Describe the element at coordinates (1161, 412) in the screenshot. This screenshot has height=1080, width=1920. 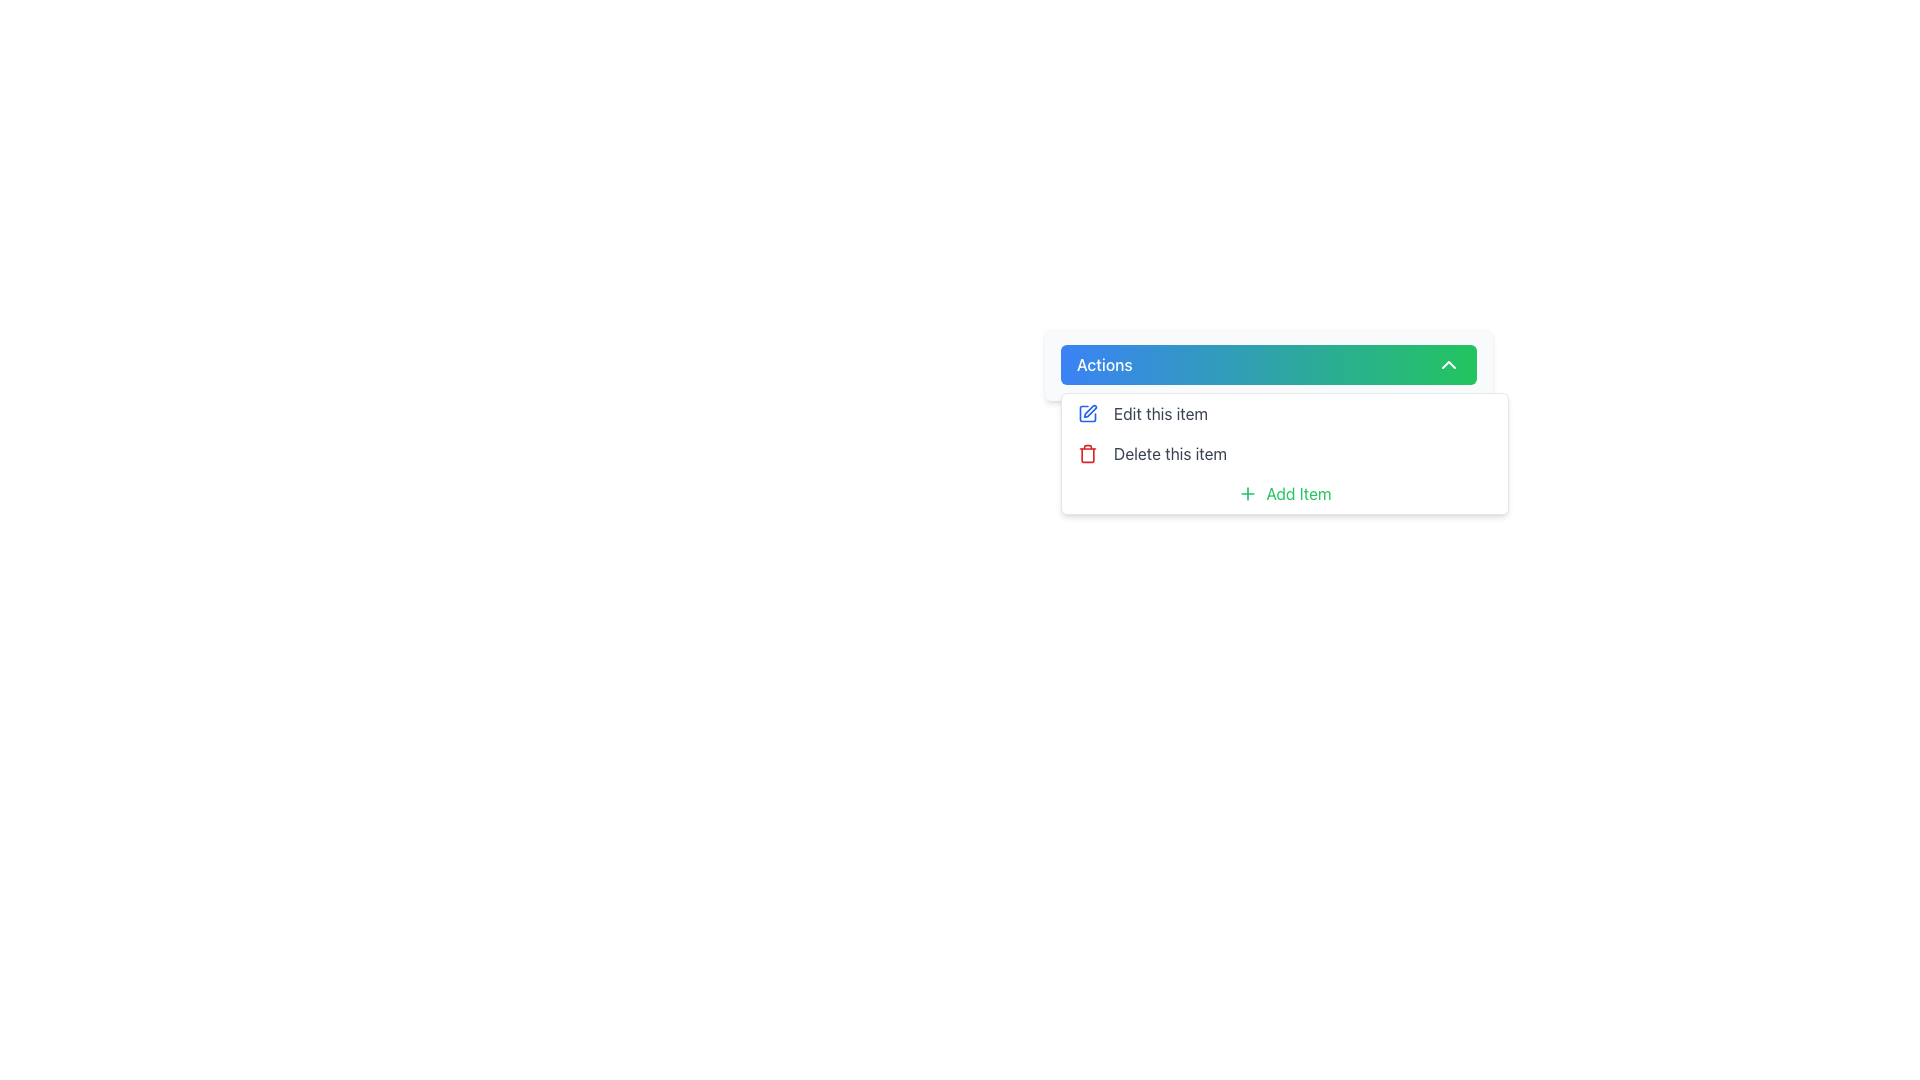
I see `the static text label 'Edit this item' located in the dropdown menu under the 'Actions' section` at that location.